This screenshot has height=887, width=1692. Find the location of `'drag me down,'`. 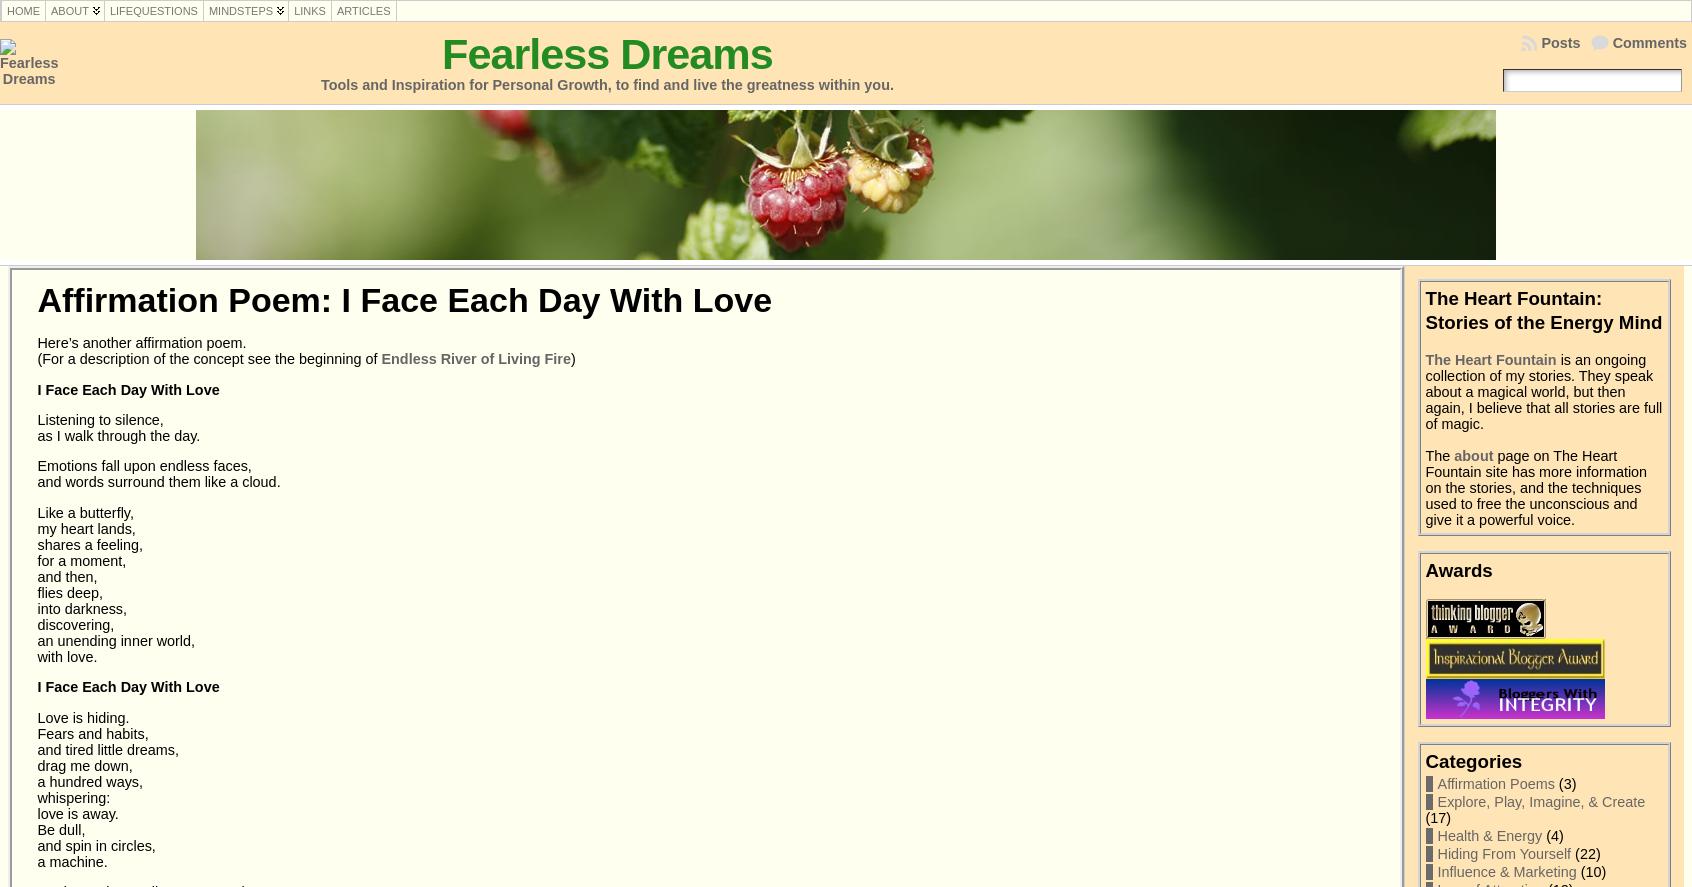

'drag me down,' is located at coordinates (84, 764).